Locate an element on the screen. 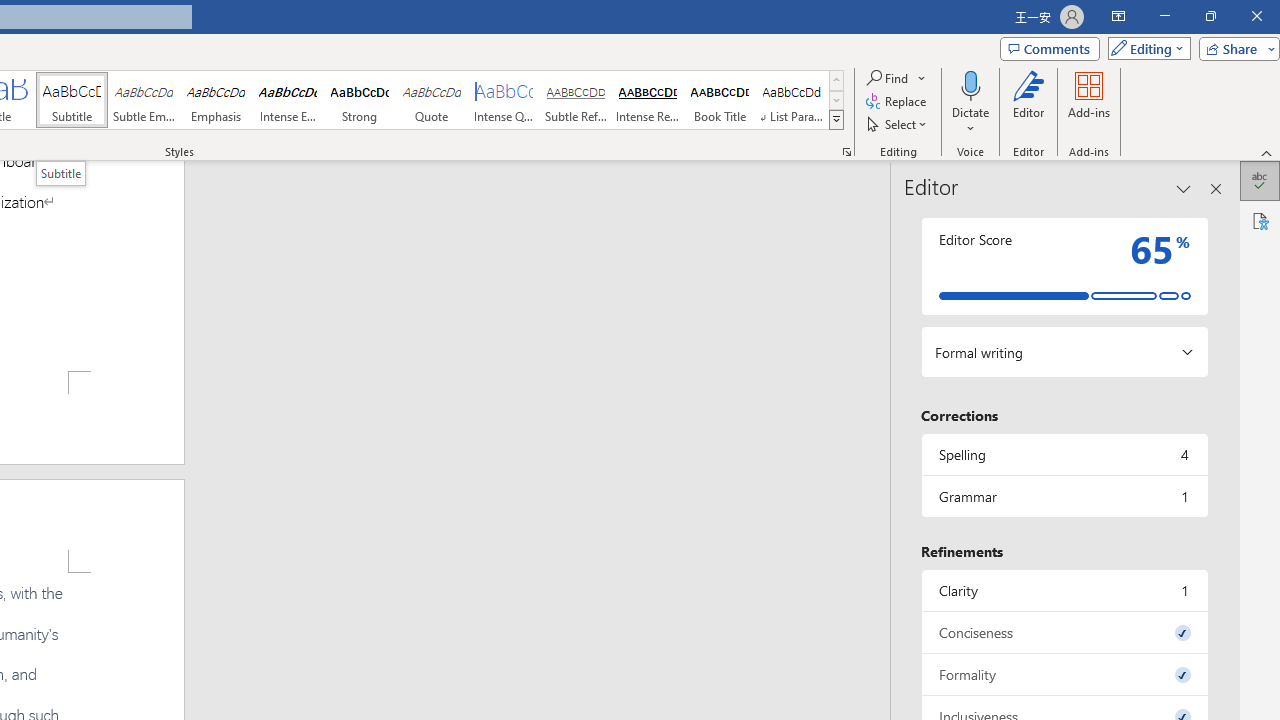 This screenshot has width=1280, height=720. 'Minimize' is located at coordinates (1164, 16).